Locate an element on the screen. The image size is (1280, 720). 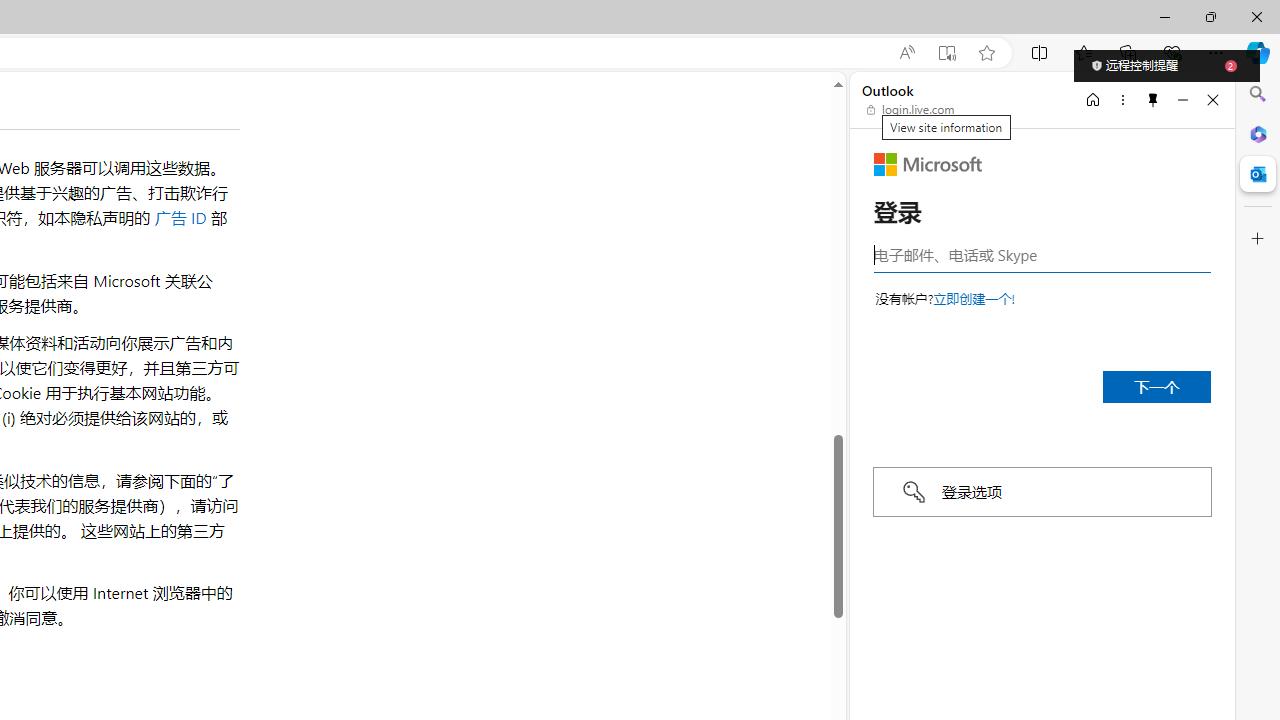
'Enter Immersive Reader (F9)' is located at coordinates (945, 52).